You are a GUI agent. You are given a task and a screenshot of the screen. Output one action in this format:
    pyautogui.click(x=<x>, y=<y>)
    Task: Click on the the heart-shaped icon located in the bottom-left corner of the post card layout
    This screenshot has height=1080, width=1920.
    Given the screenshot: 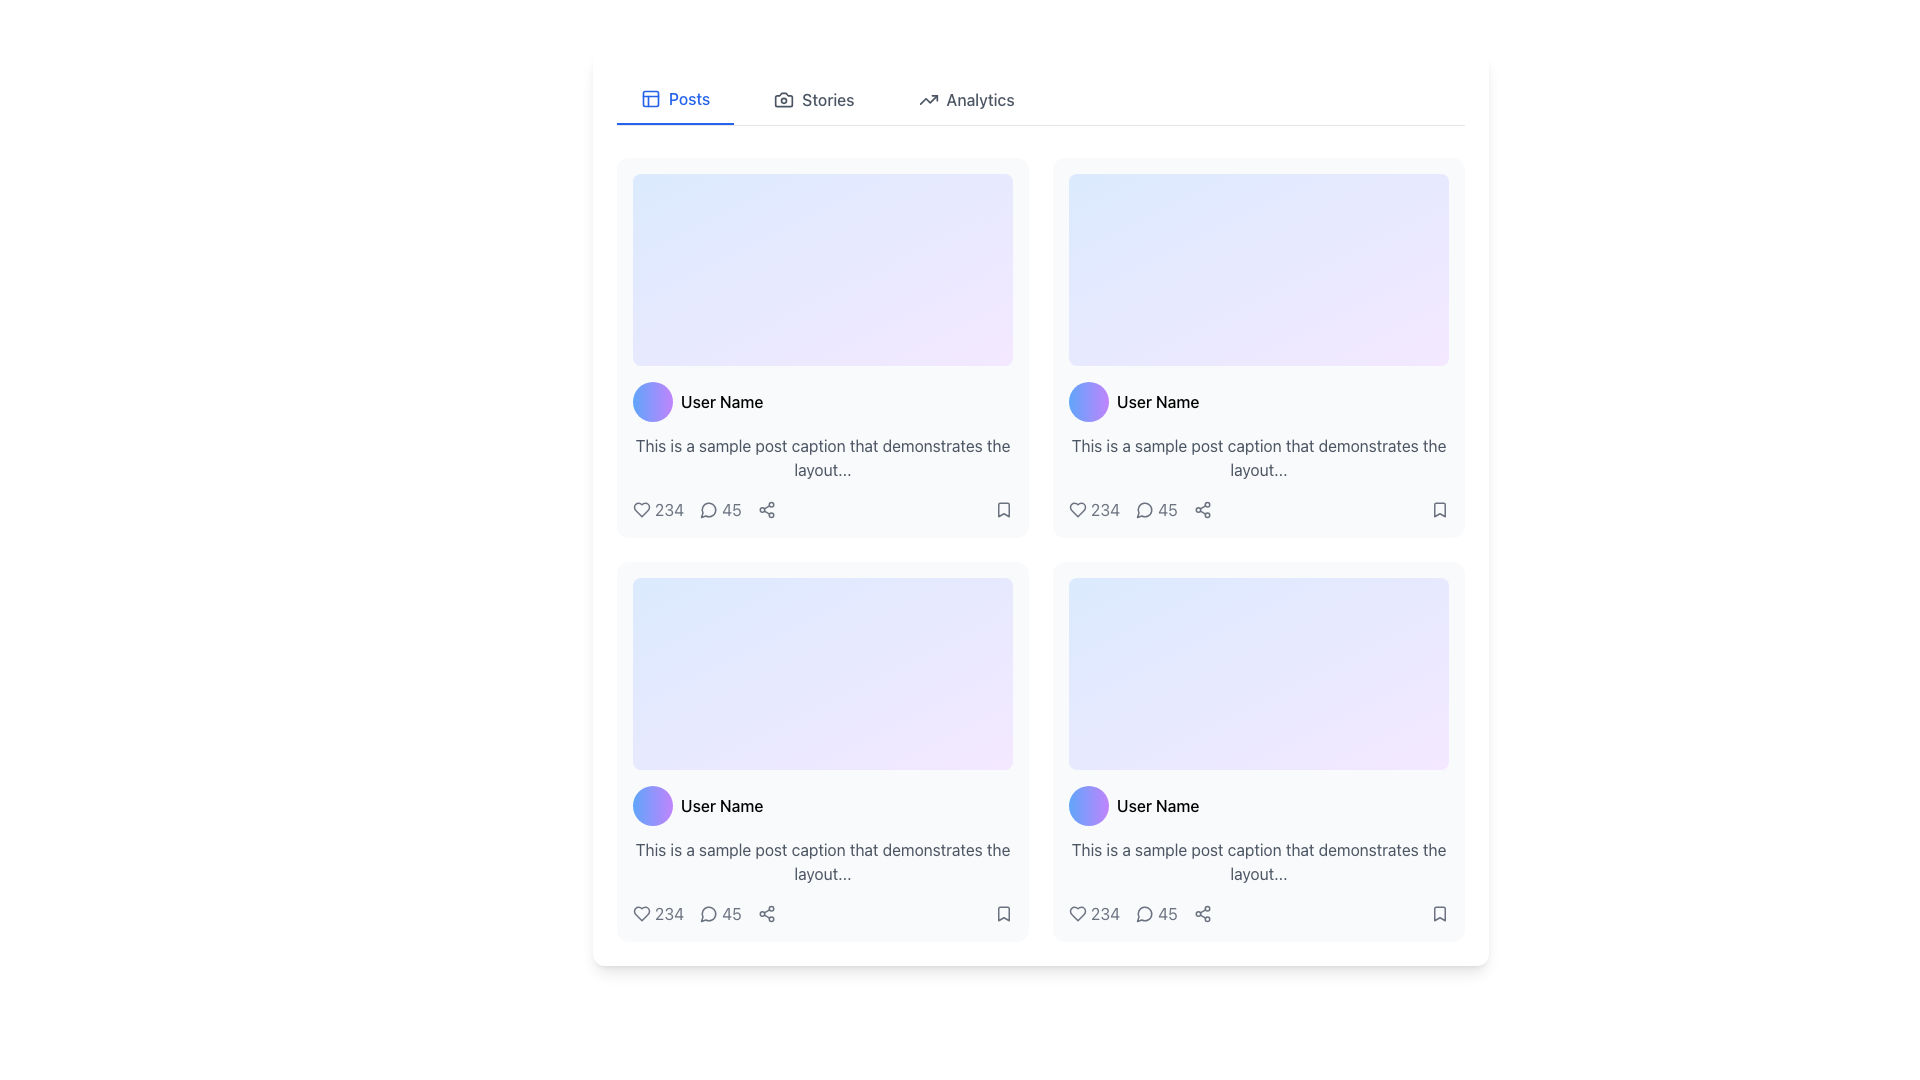 What is the action you would take?
    pyautogui.click(x=642, y=914)
    